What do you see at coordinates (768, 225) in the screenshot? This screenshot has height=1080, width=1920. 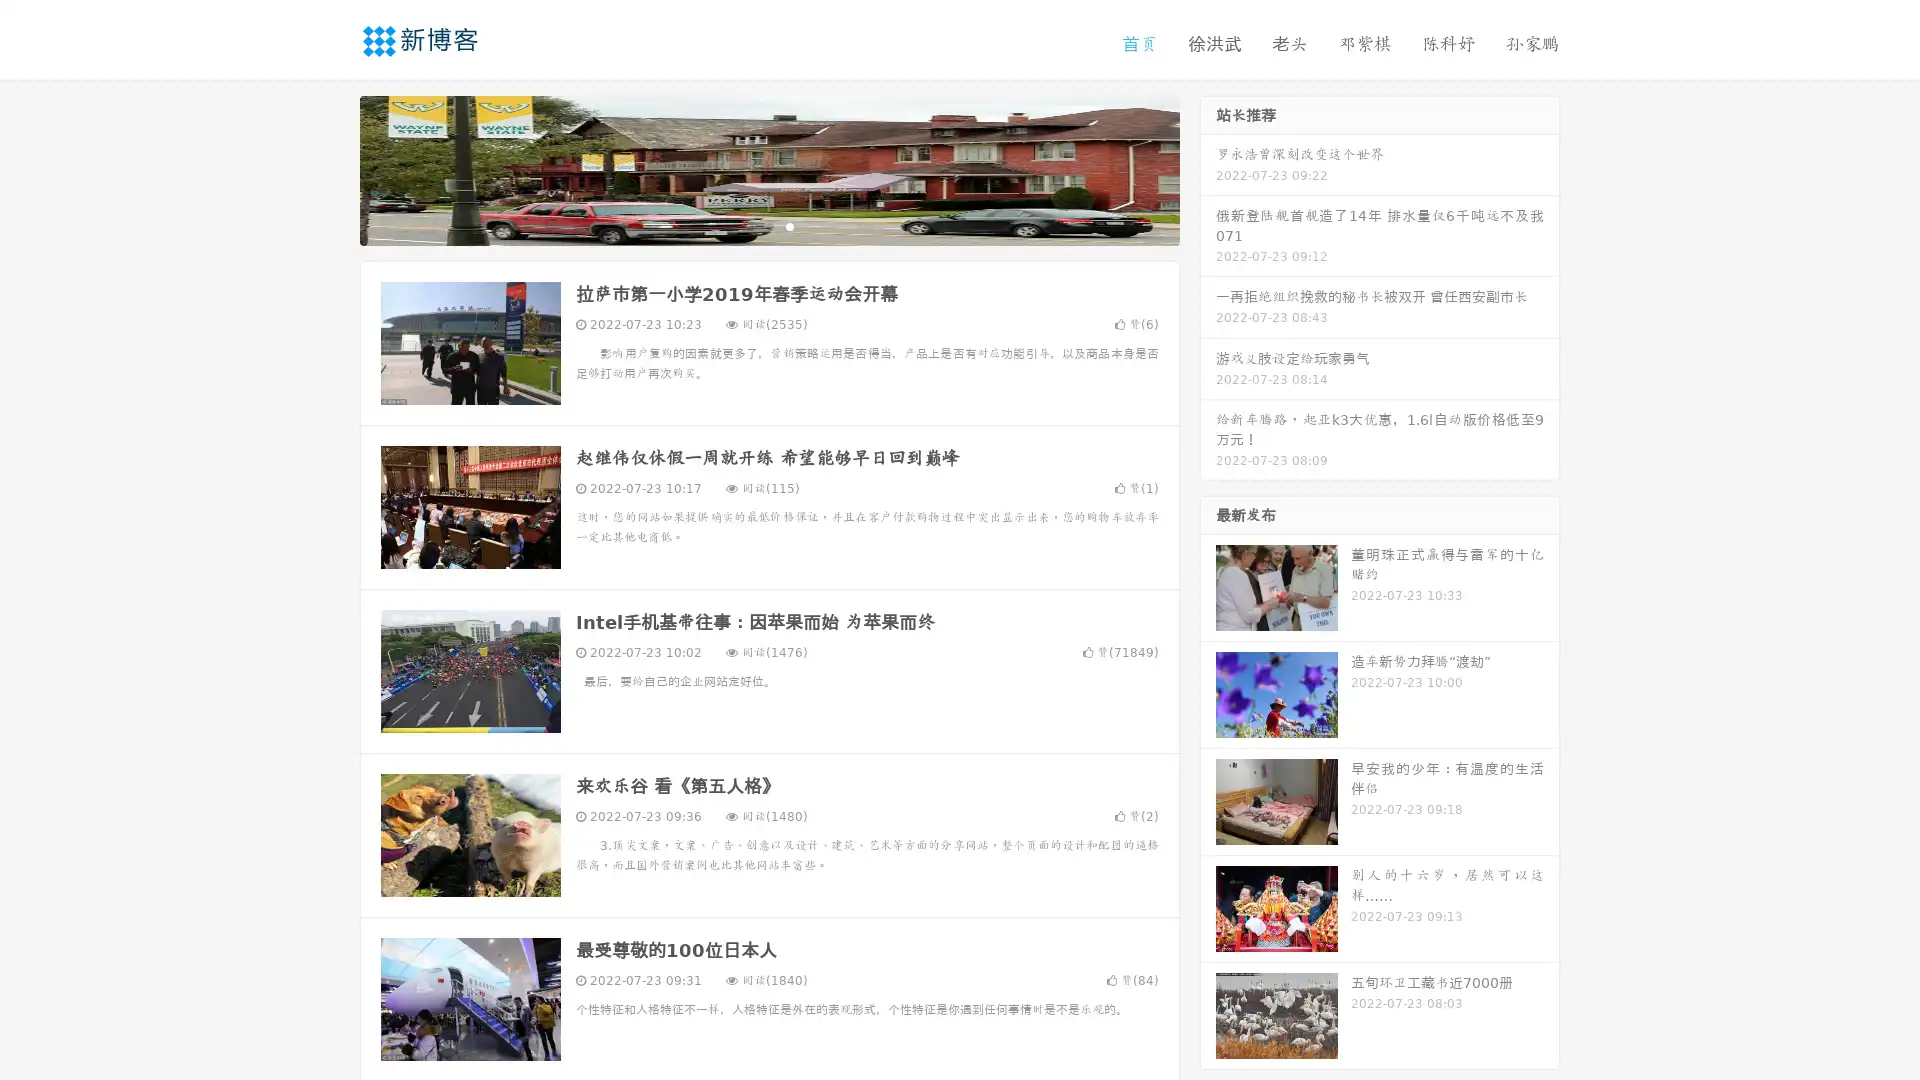 I see `Go to slide 2` at bounding box center [768, 225].